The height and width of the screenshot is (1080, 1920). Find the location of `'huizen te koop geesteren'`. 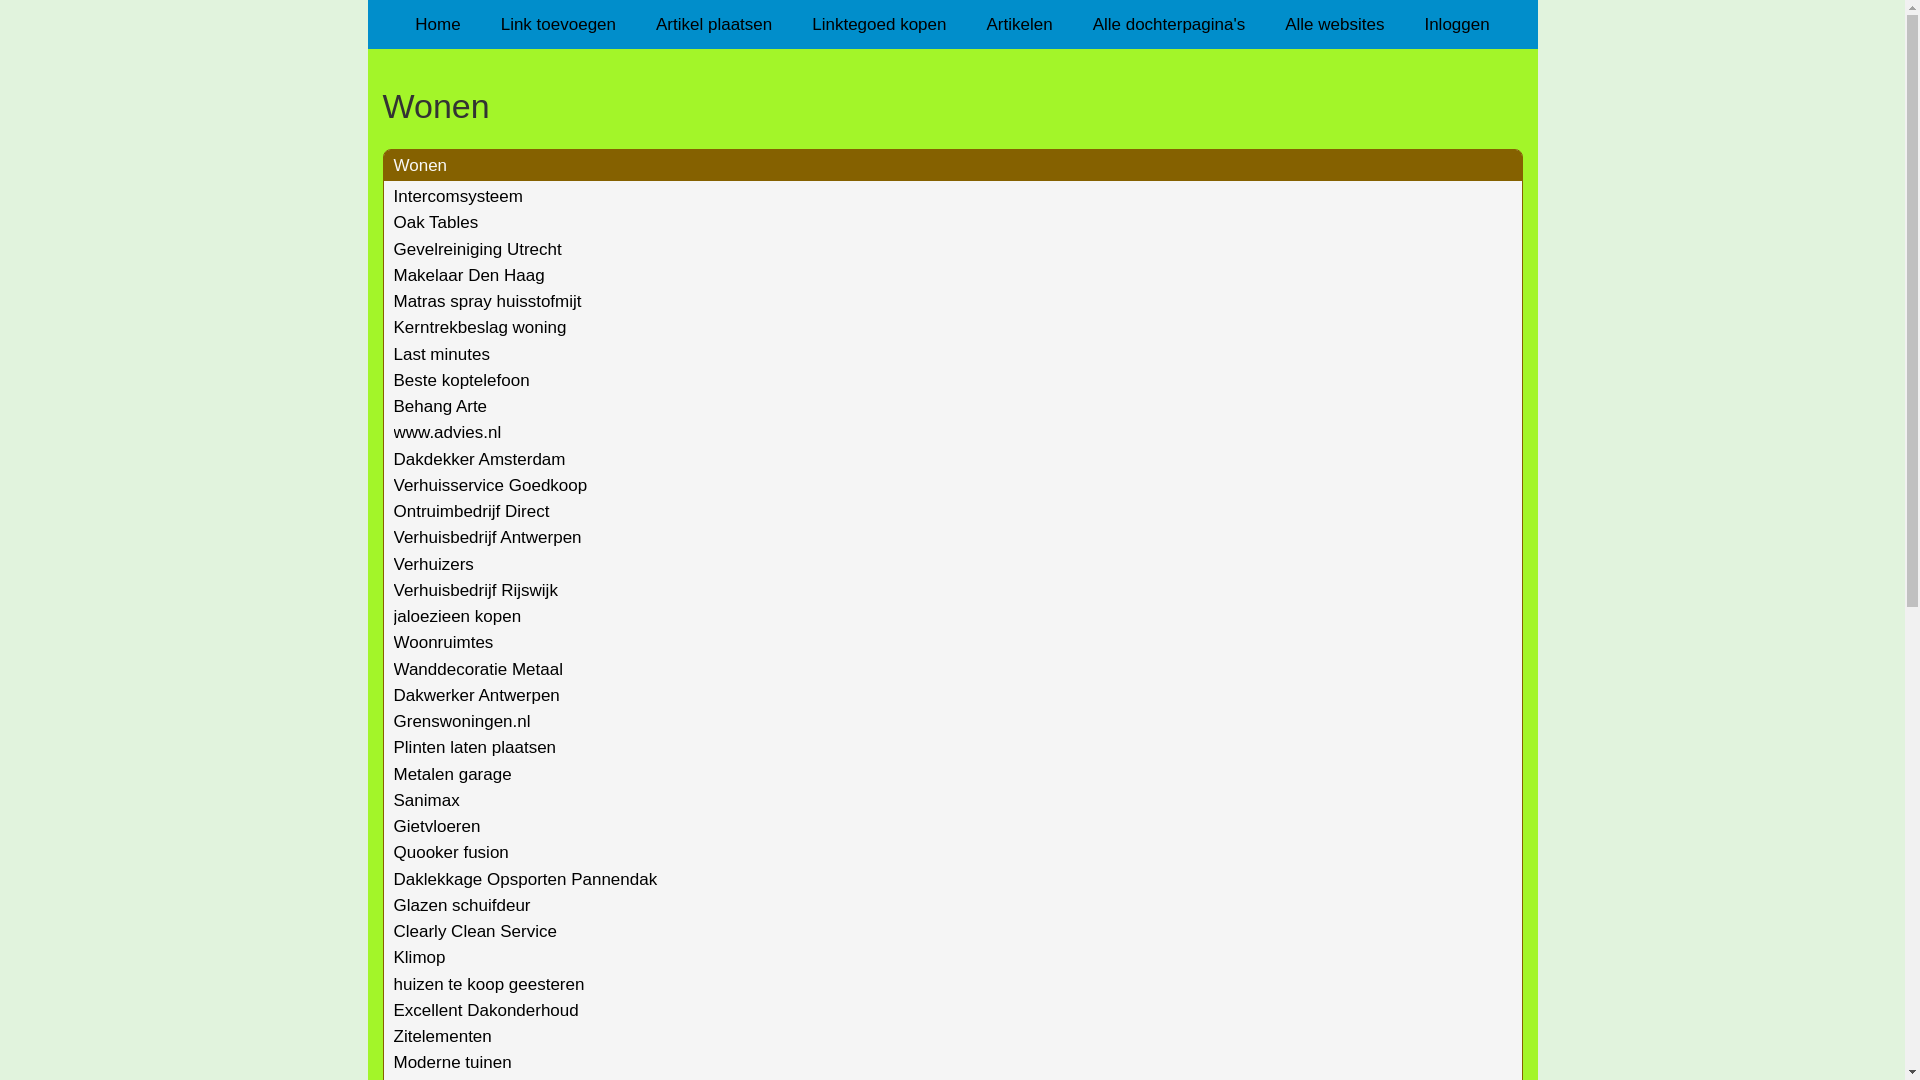

'huizen te koop geesteren' is located at coordinates (393, 983).